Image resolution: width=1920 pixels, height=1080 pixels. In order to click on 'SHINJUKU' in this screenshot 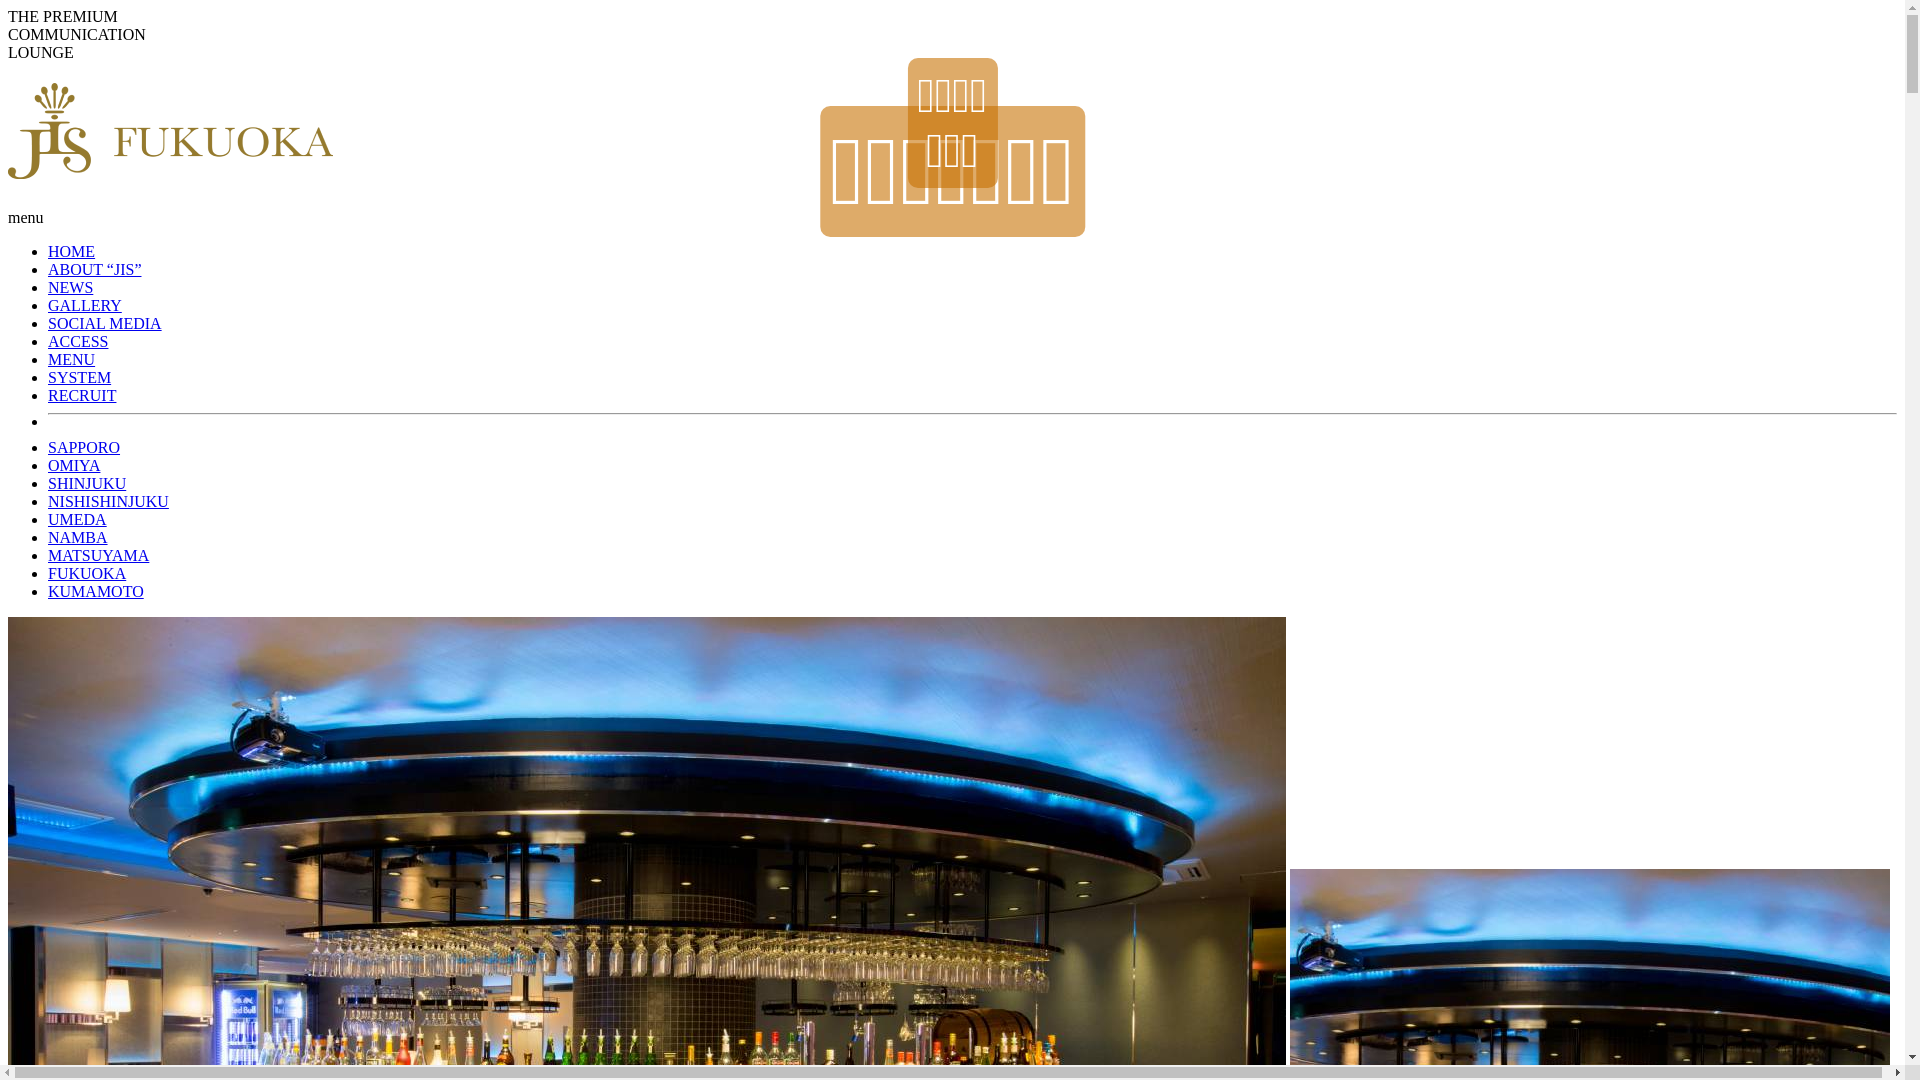, I will do `click(85, 483)`.